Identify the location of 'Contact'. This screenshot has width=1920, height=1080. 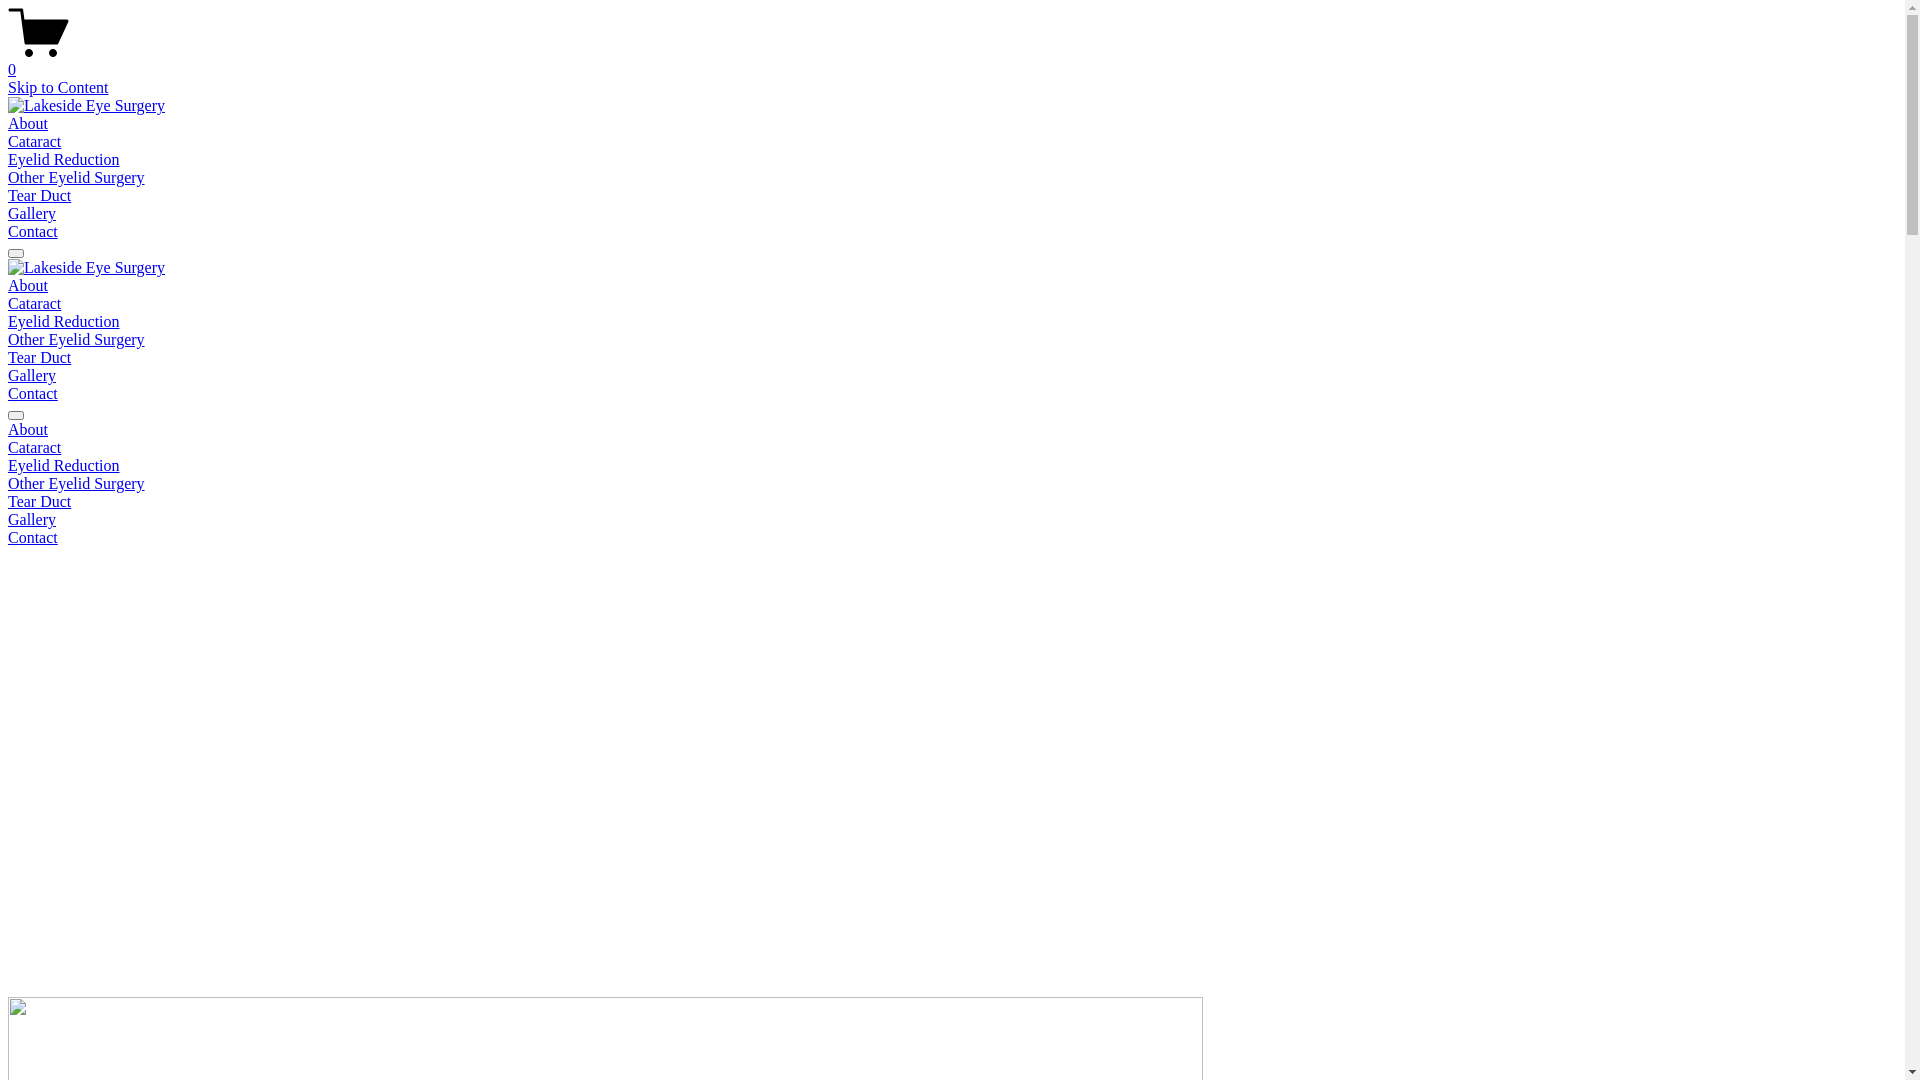
(951, 536).